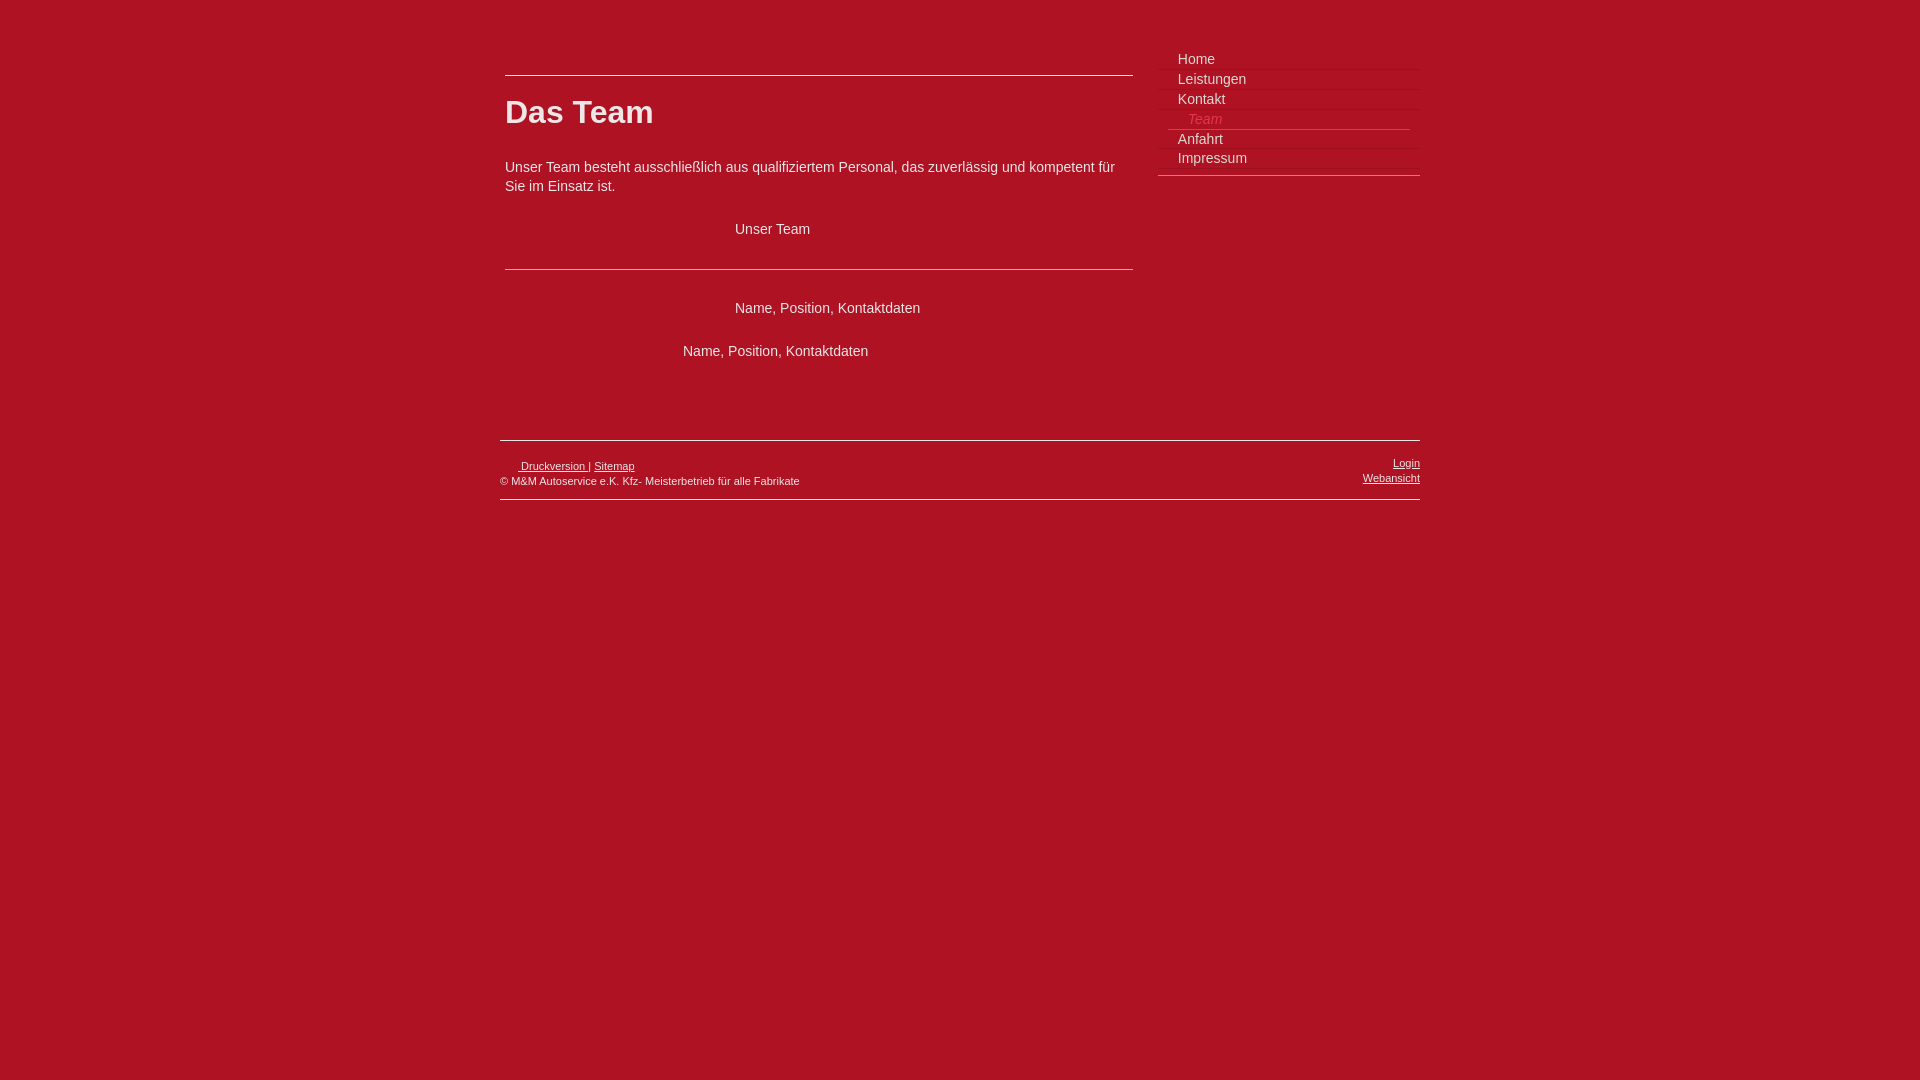  I want to click on 'Team', so click(1167, 119).